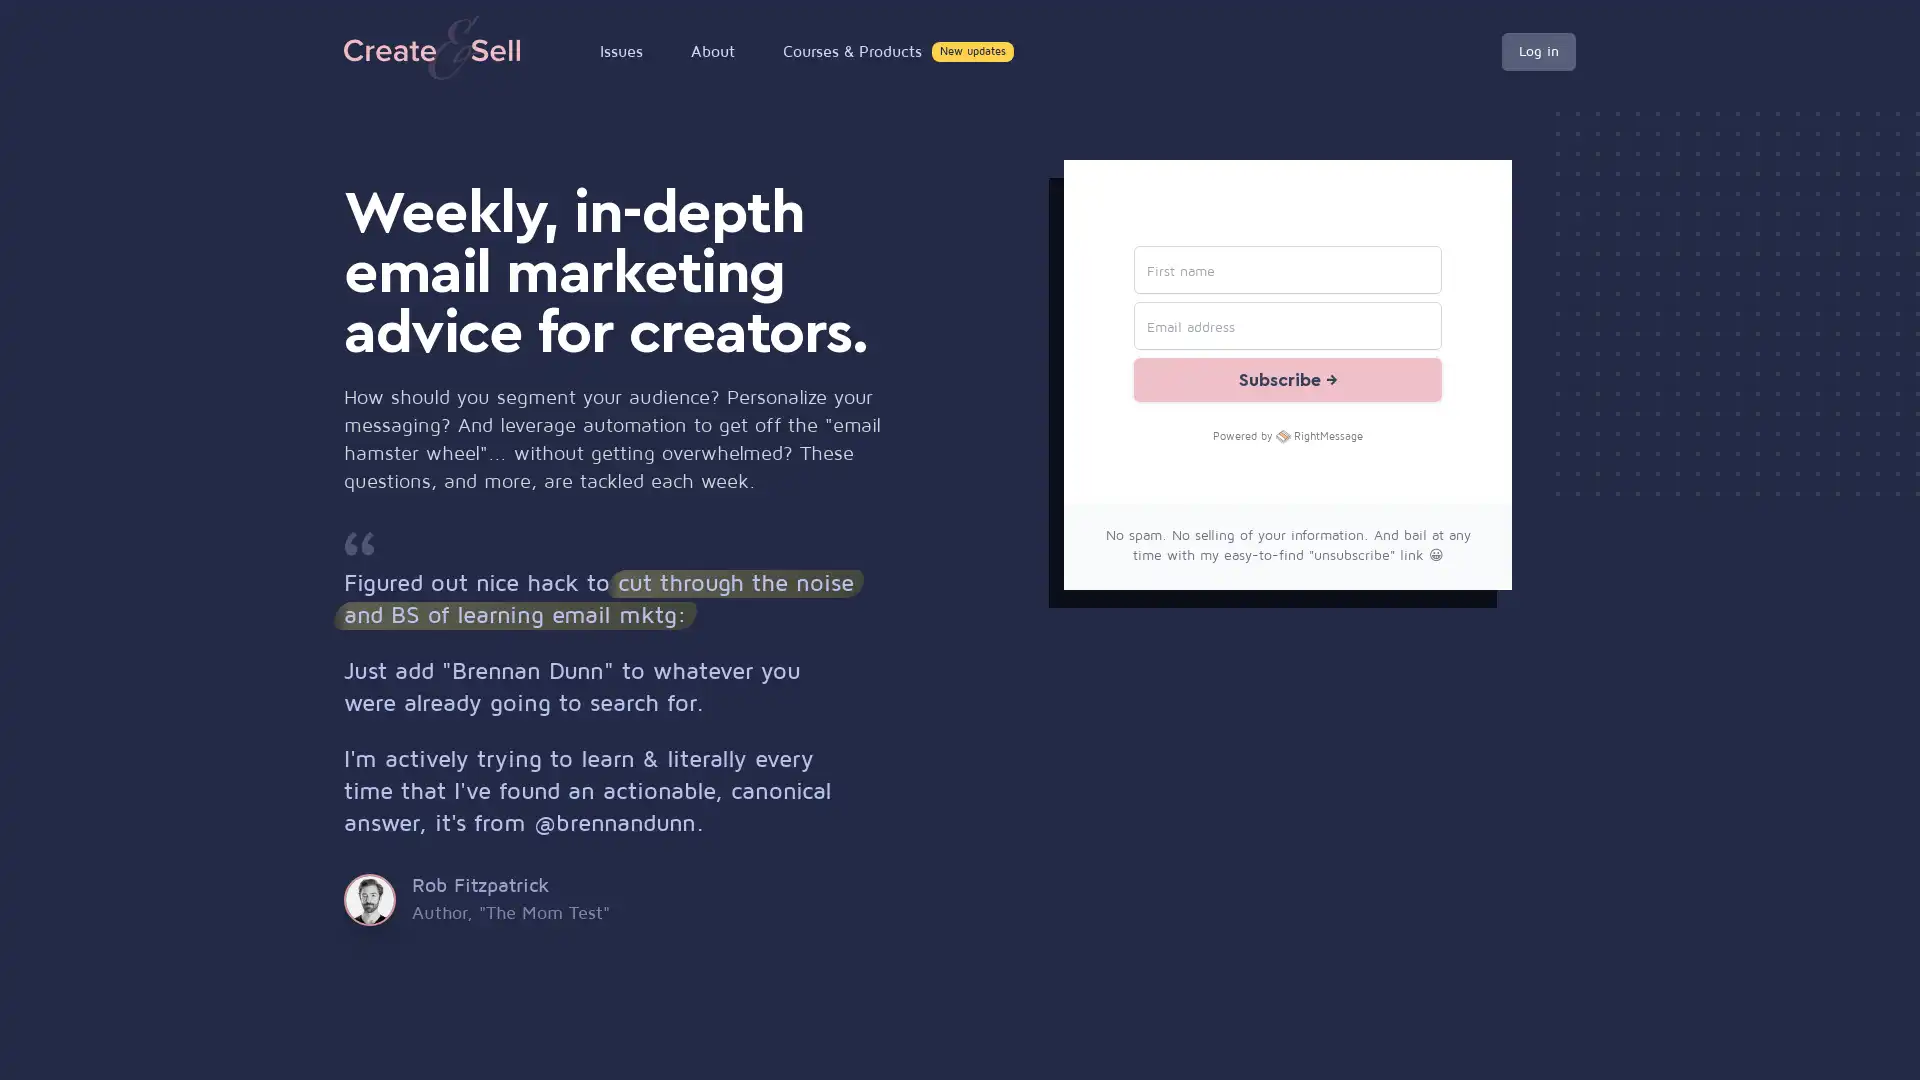 The height and width of the screenshot is (1080, 1920). Describe the element at coordinates (1287, 380) in the screenshot. I see `Subscribe` at that location.